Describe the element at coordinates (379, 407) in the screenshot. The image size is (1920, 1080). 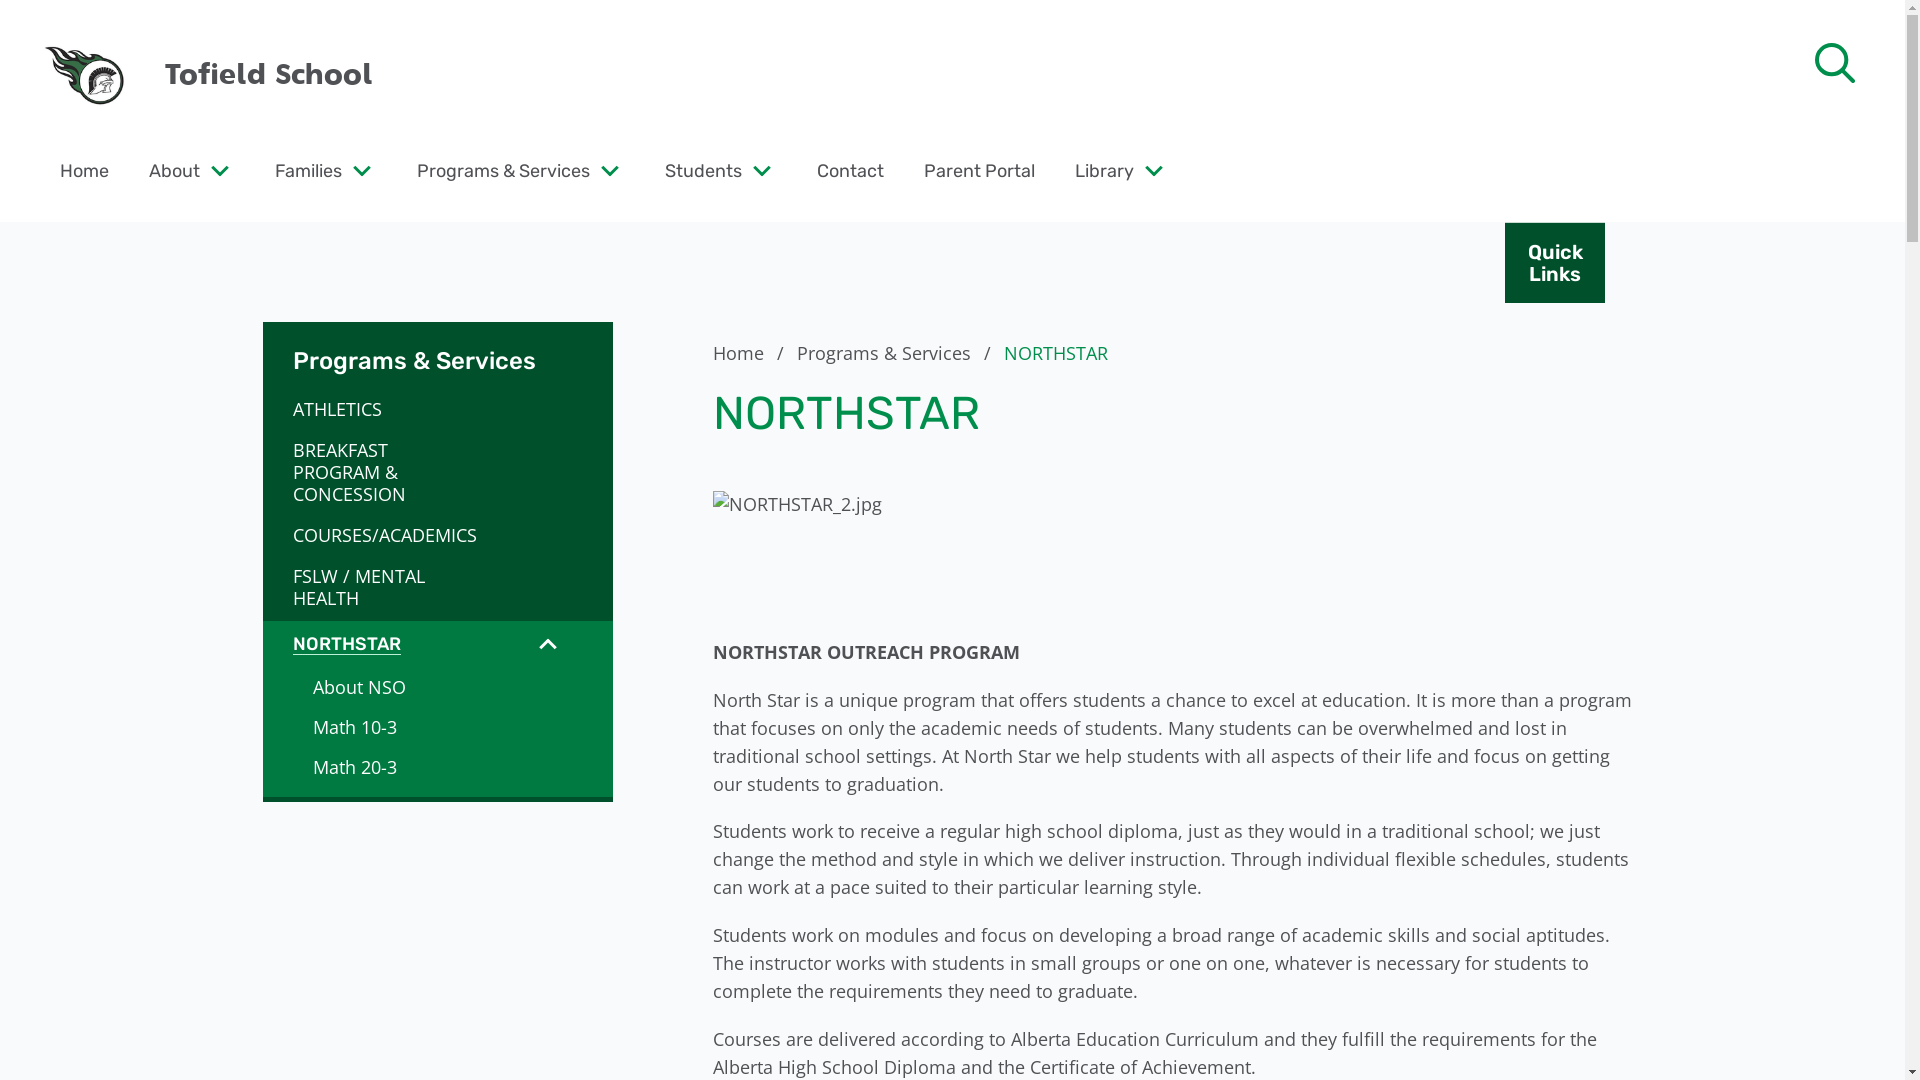
I see `'ATHLETICS'` at that location.